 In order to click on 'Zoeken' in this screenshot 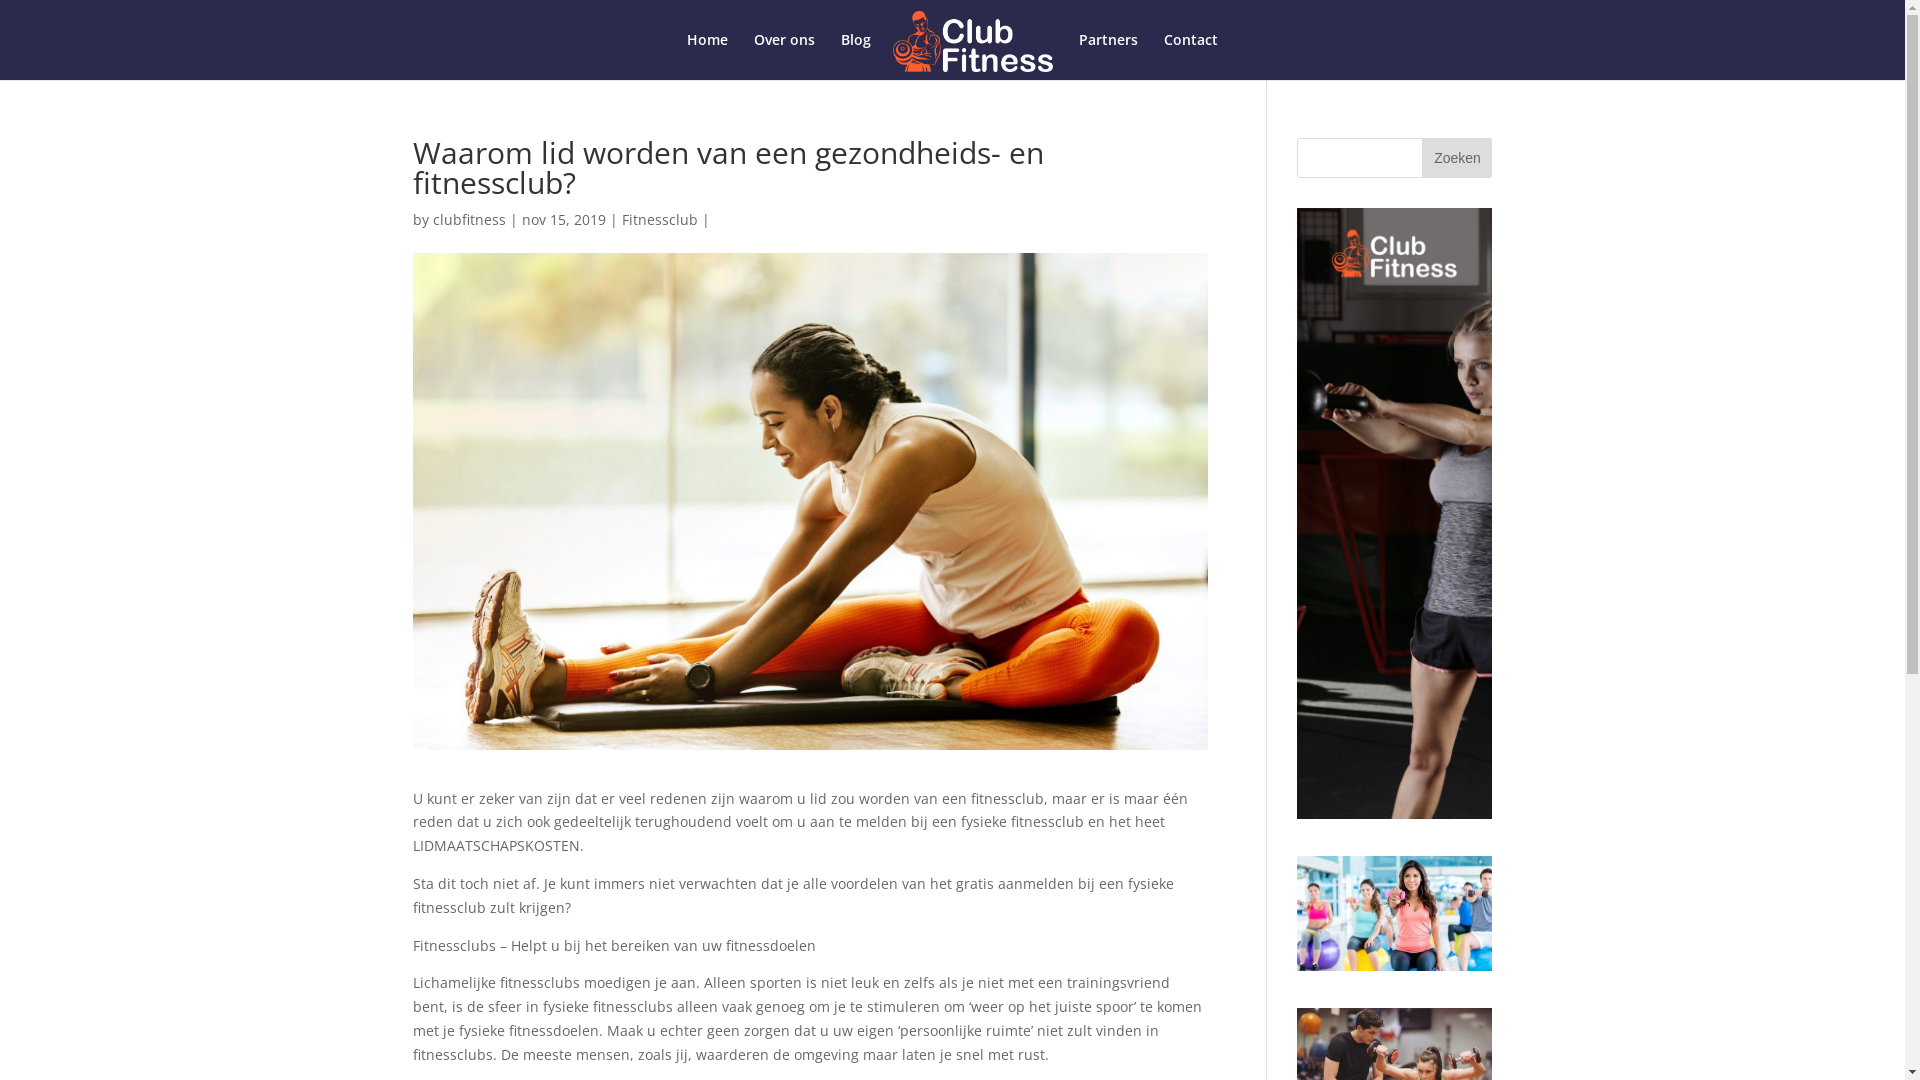, I will do `click(1457, 157)`.